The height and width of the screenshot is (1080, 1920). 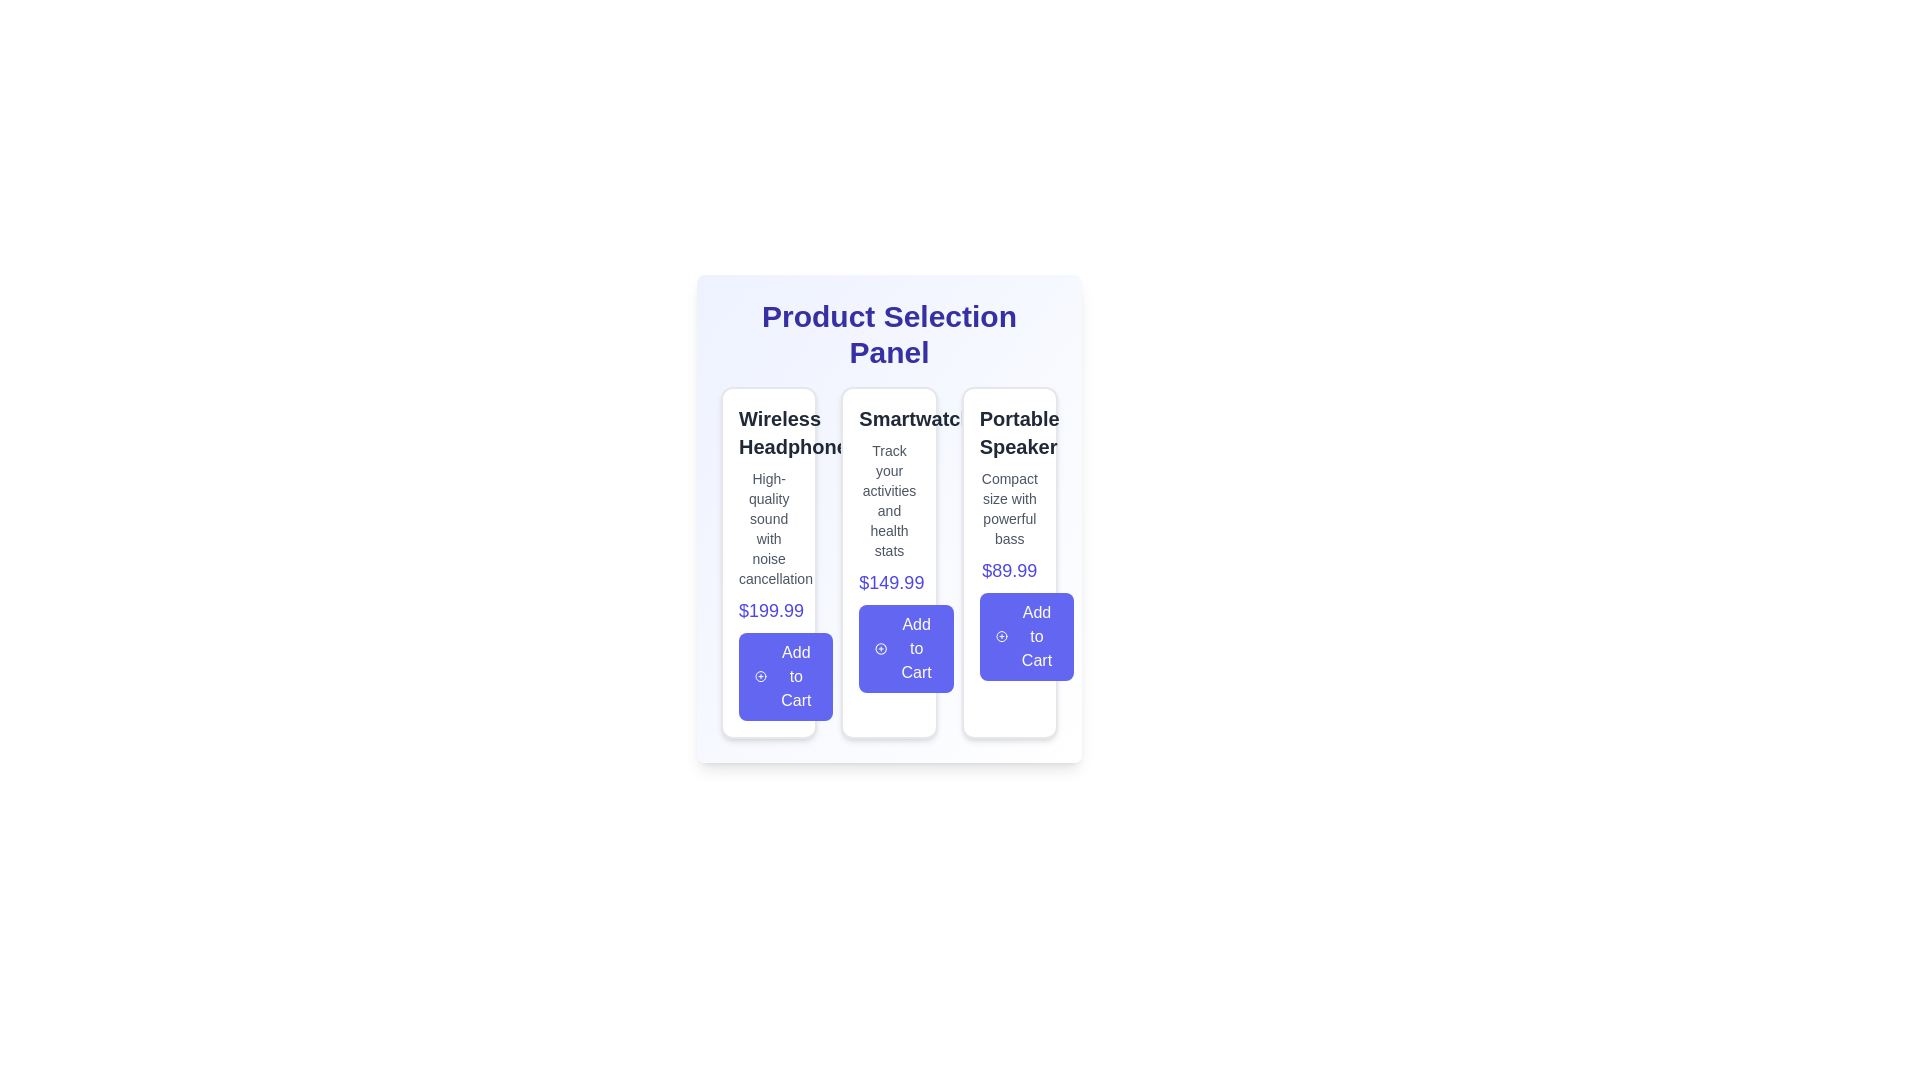 I want to click on the 'Add to Cart' button with a vivid indigo background and white text reading 'Add to Cart' located at the bottom of the 'Portable Speaker' section, so click(x=1026, y=636).